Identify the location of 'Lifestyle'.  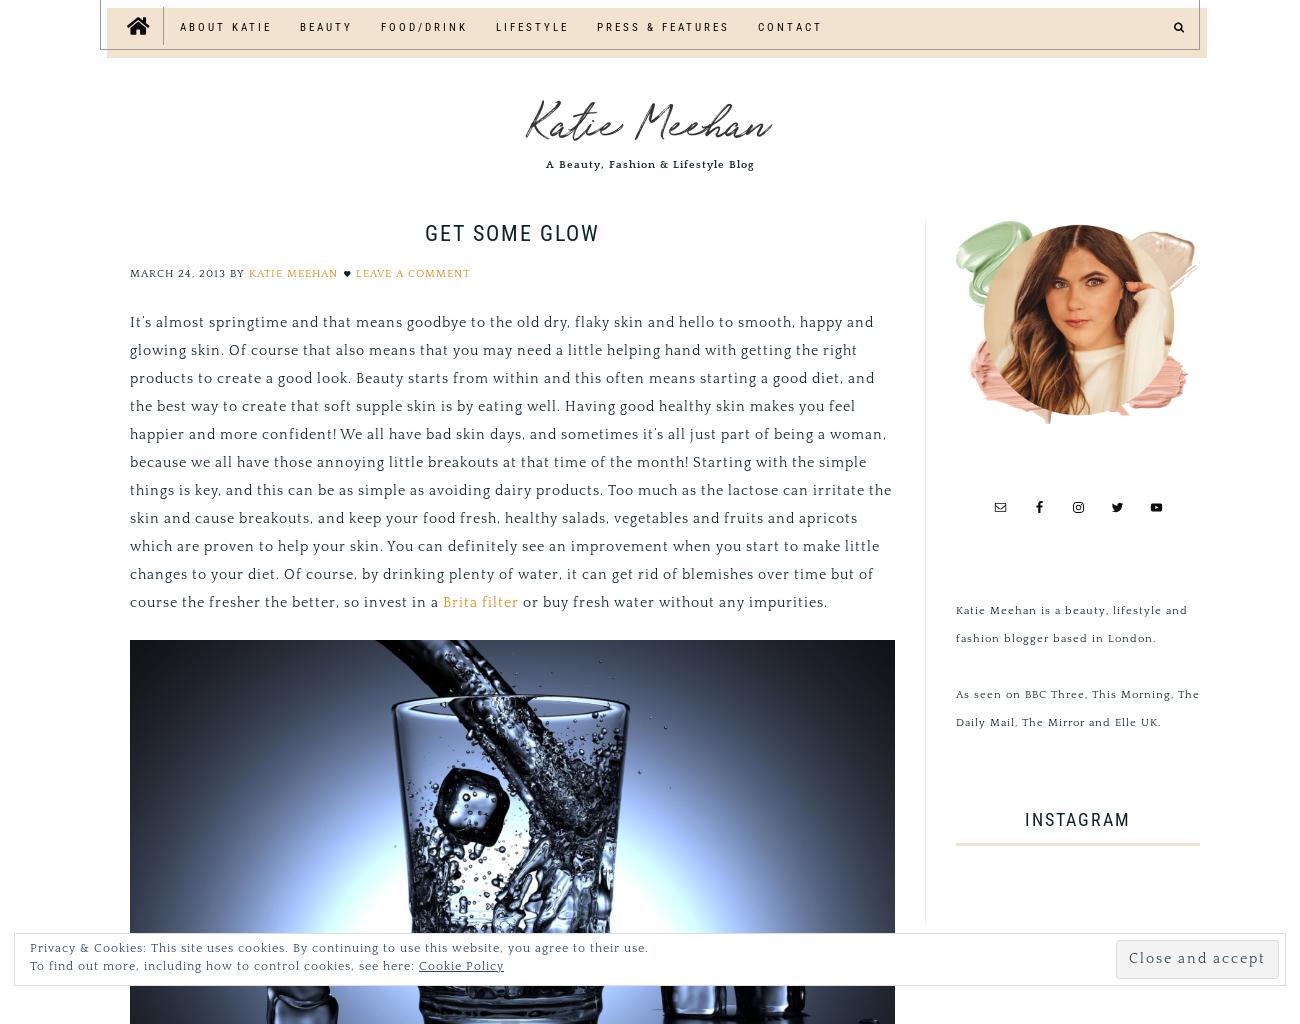
(532, 27).